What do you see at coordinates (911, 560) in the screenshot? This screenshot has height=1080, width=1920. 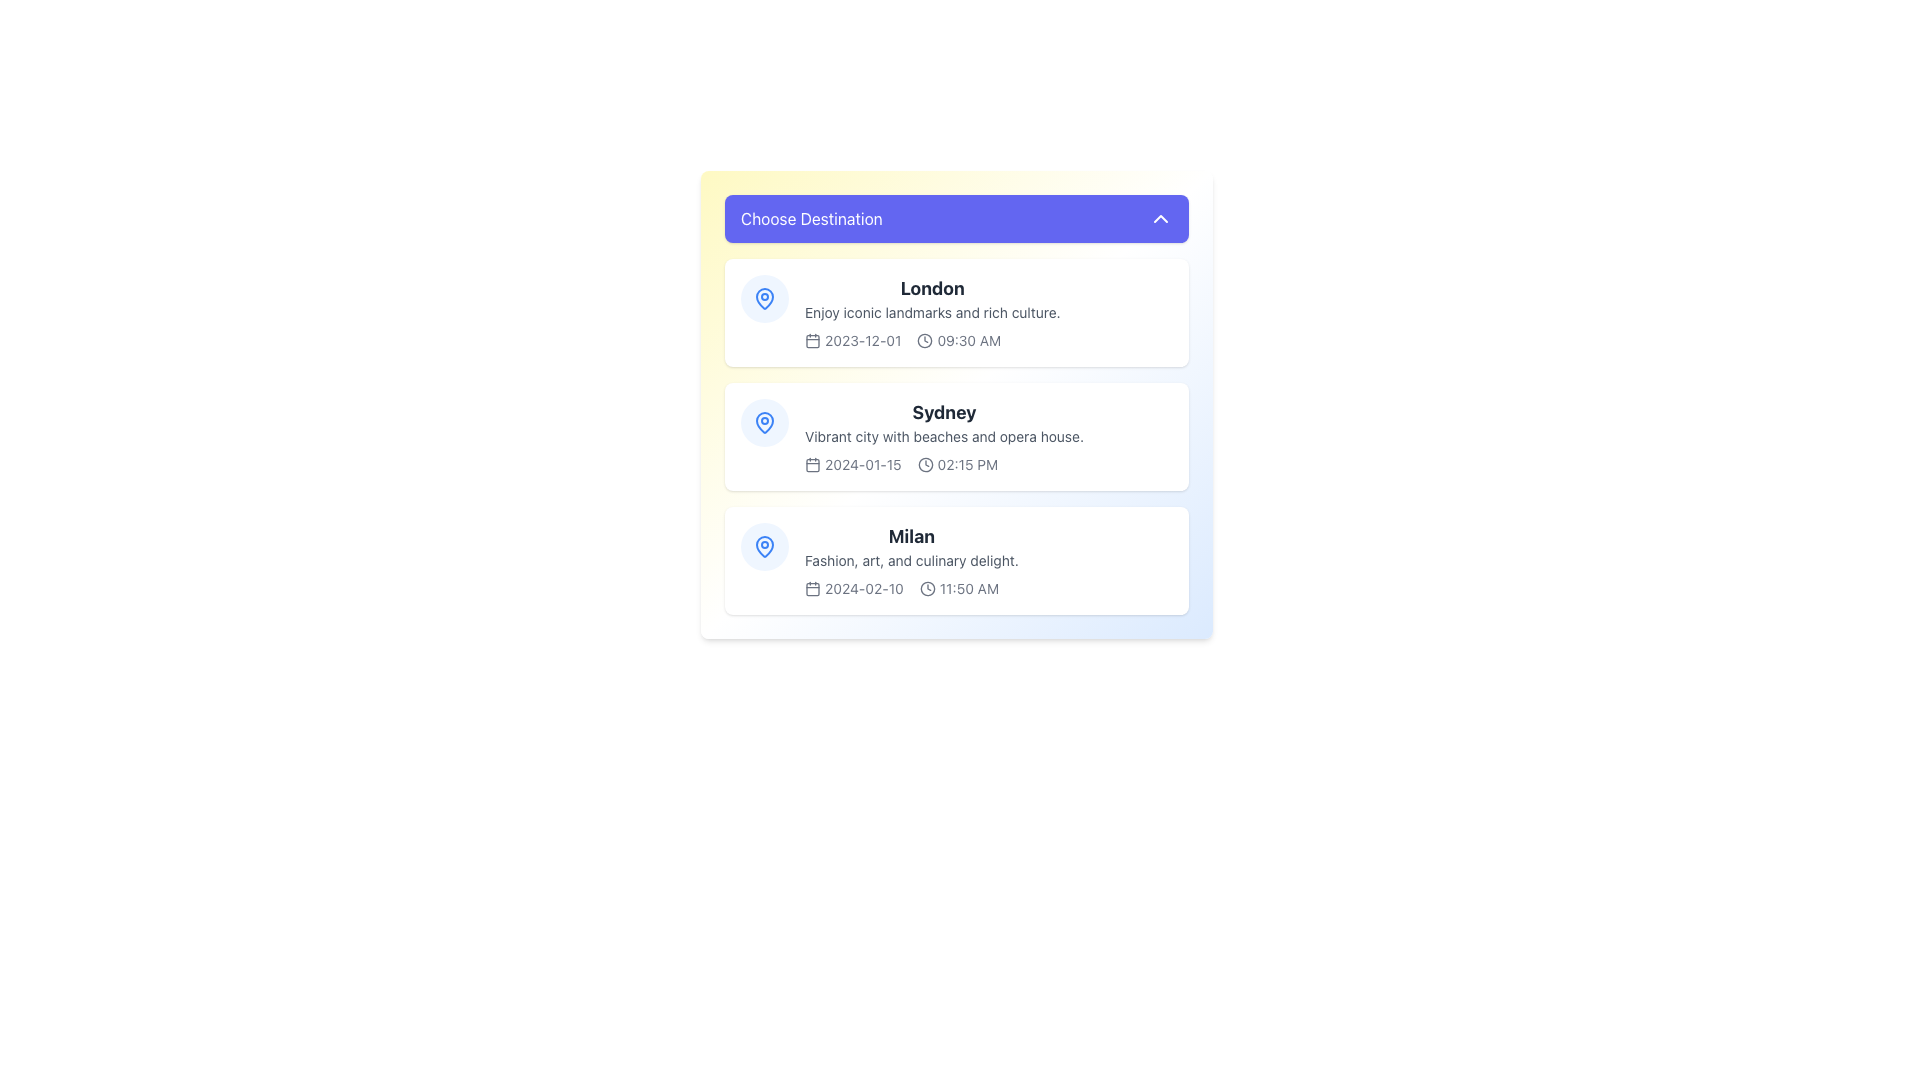 I see `the text label that reads 'Fashion, art, and culinary delight.' positioned beneath the 'Milan' title and above the timestamp` at bounding box center [911, 560].